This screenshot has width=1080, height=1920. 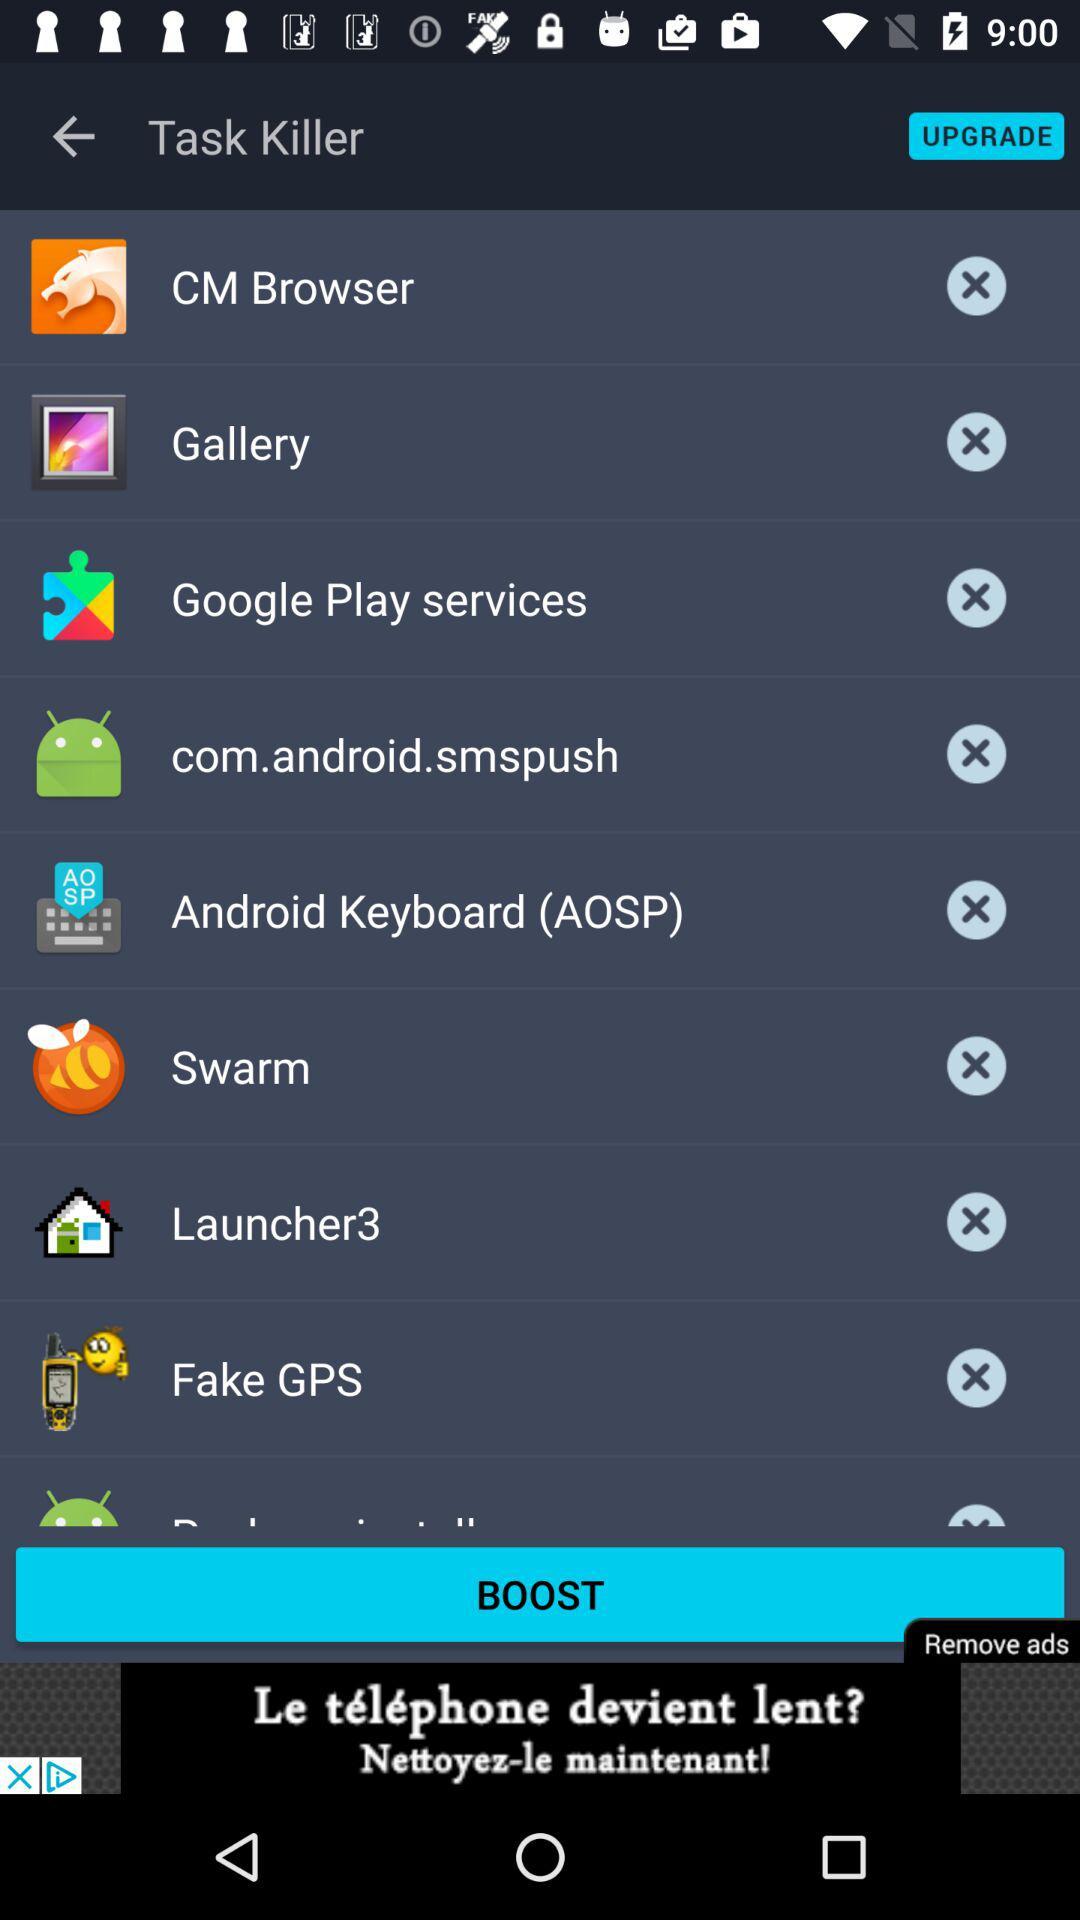 What do you see at coordinates (976, 597) in the screenshot?
I see `the option` at bounding box center [976, 597].